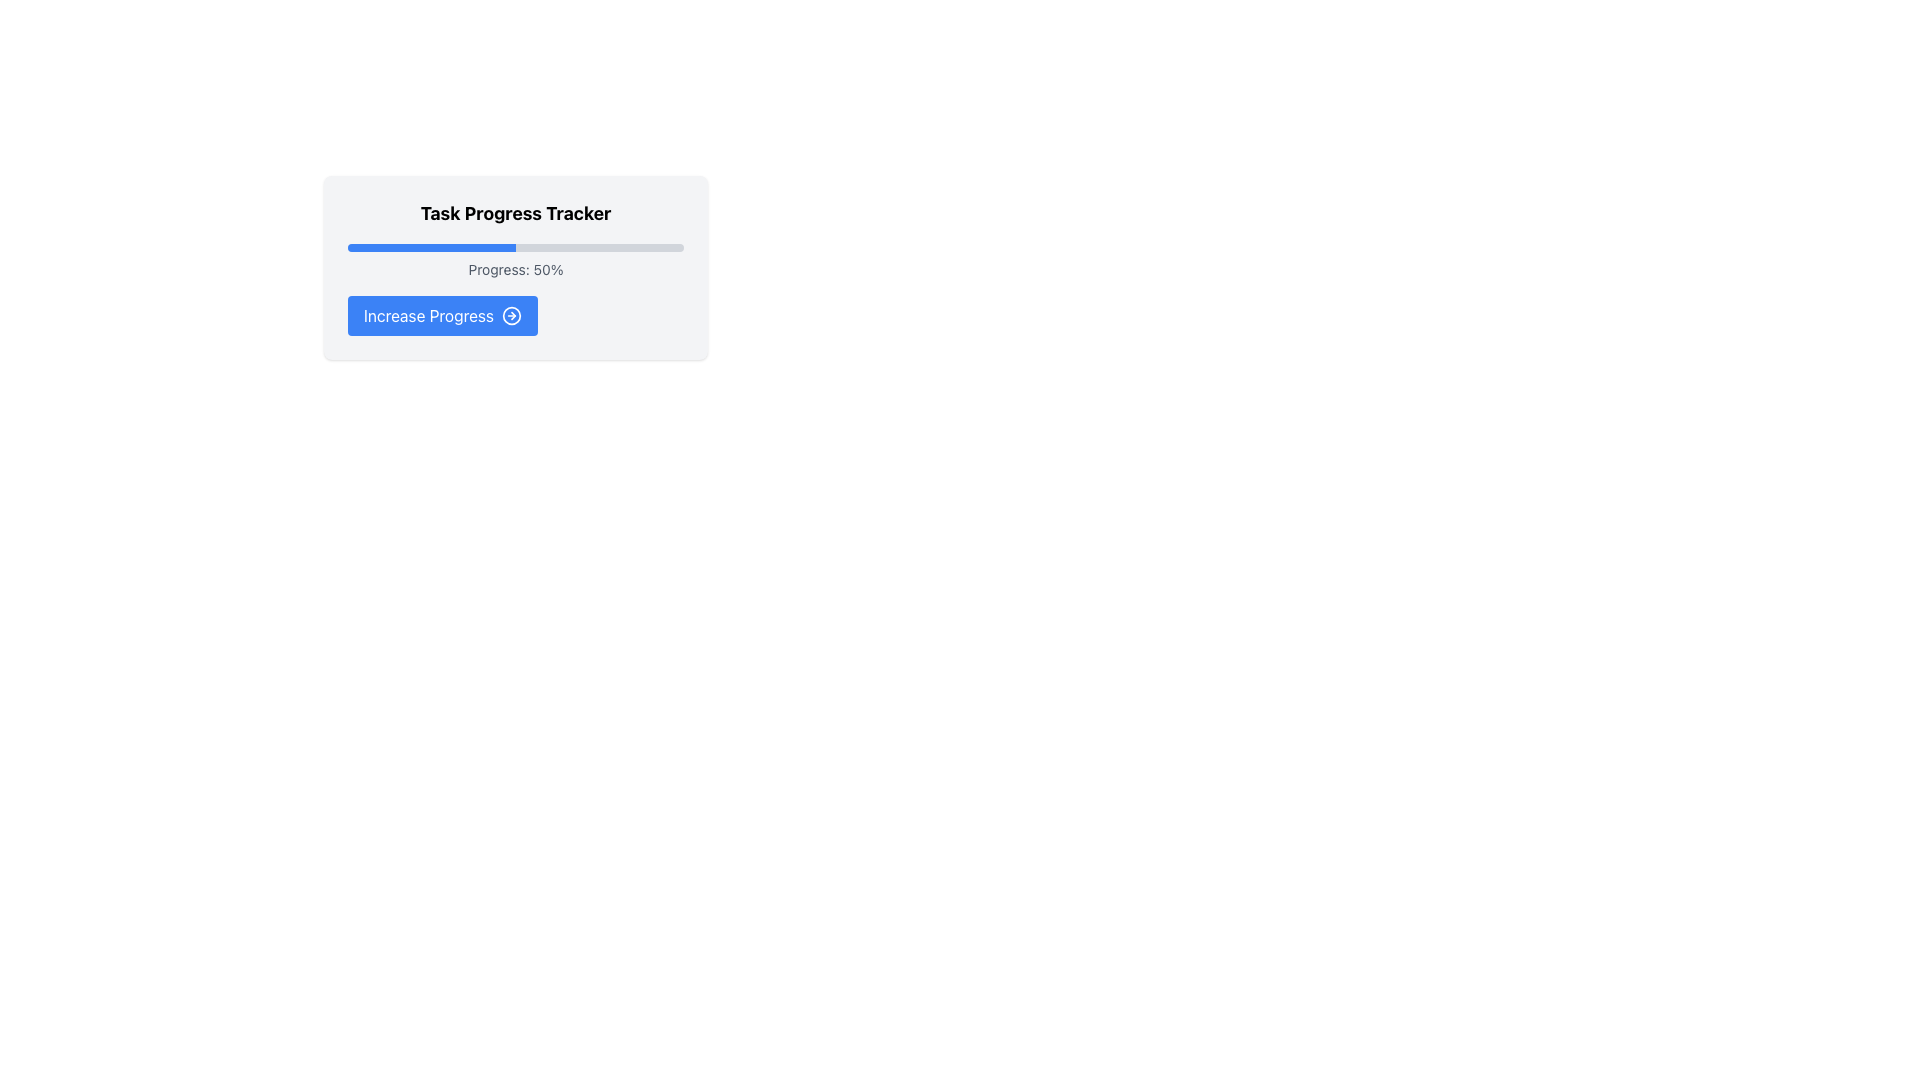 Image resolution: width=1920 pixels, height=1080 pixels. Describe the element at coordinates (515, 246) in the screenshot. I see `the Progress Bar that visually represents 50% completion, located beneath the title 'Task Progress Tracker' and above the label 'Progress: 50%.'` at that location.